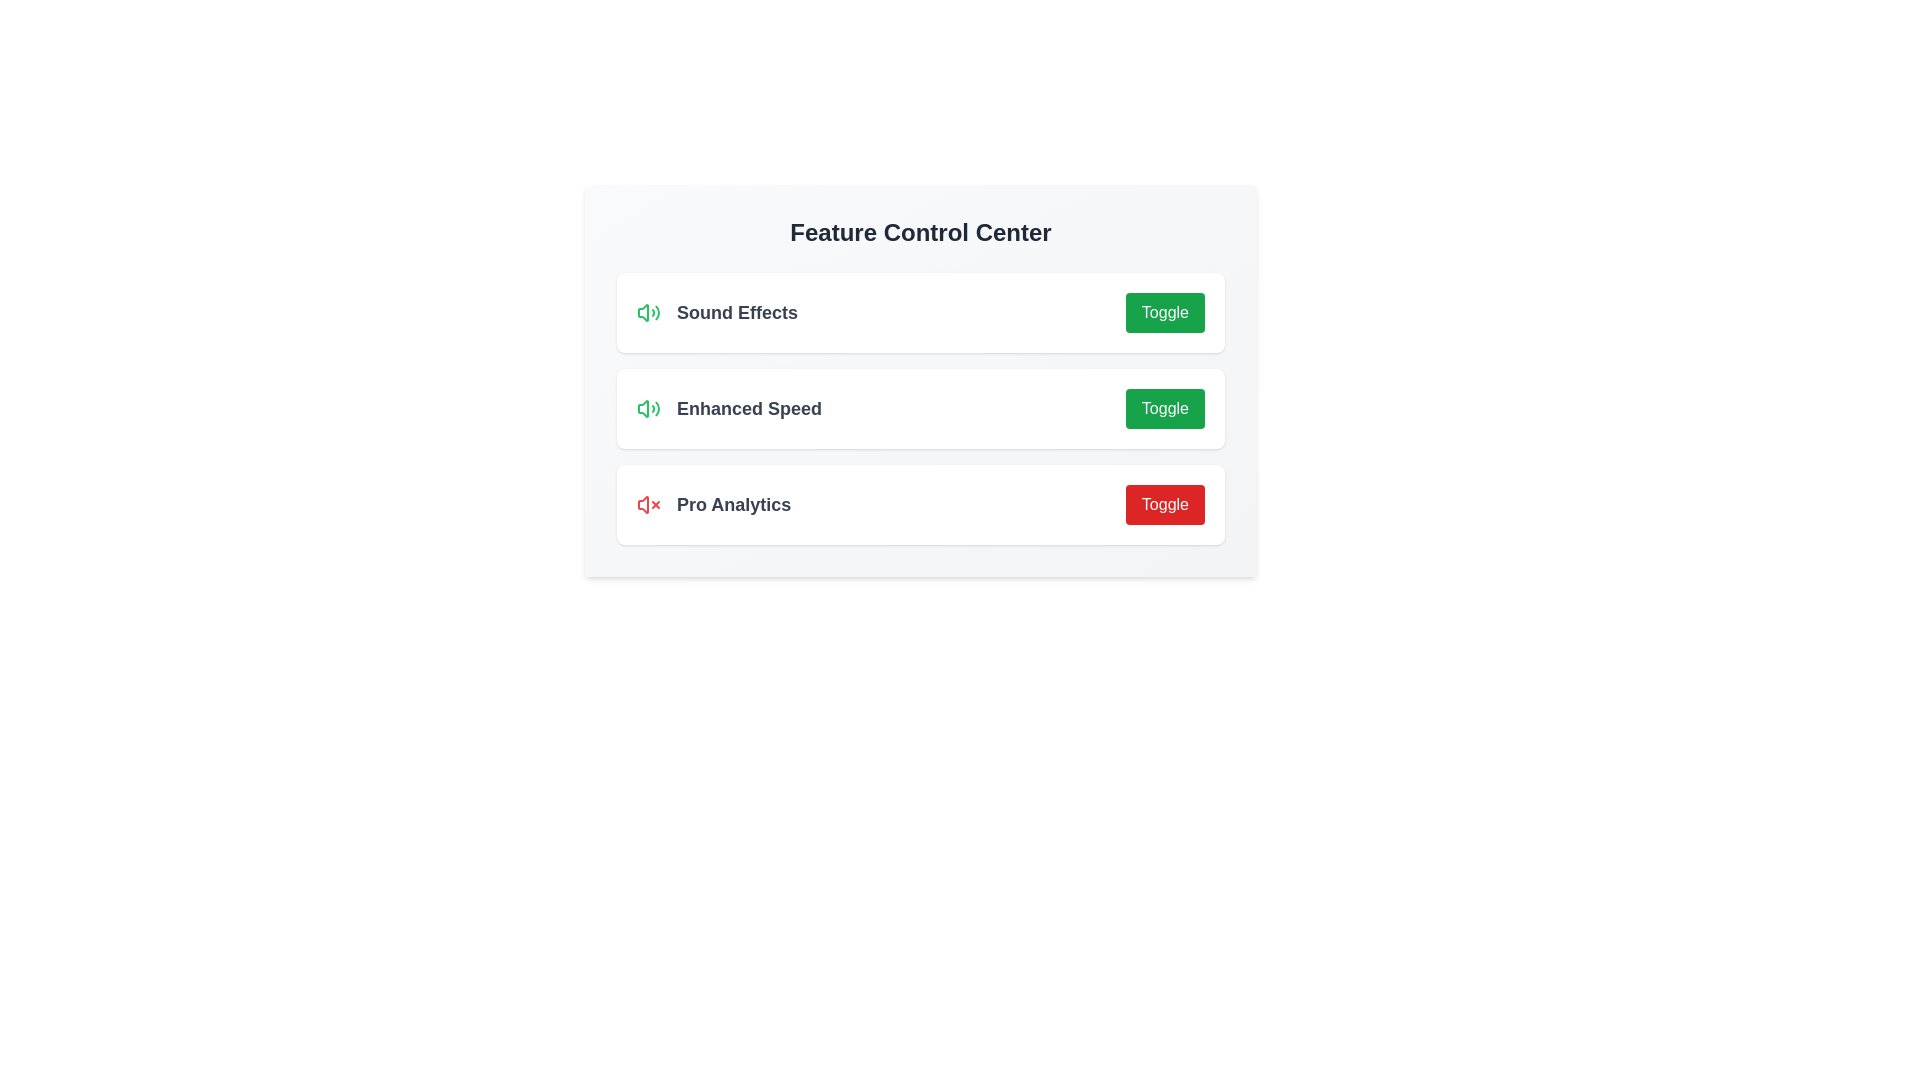  Describe the element at coordinates (1165, 407) in the screenshot. I see `the toggle button for Enhanced Speed to change its state` at that location.